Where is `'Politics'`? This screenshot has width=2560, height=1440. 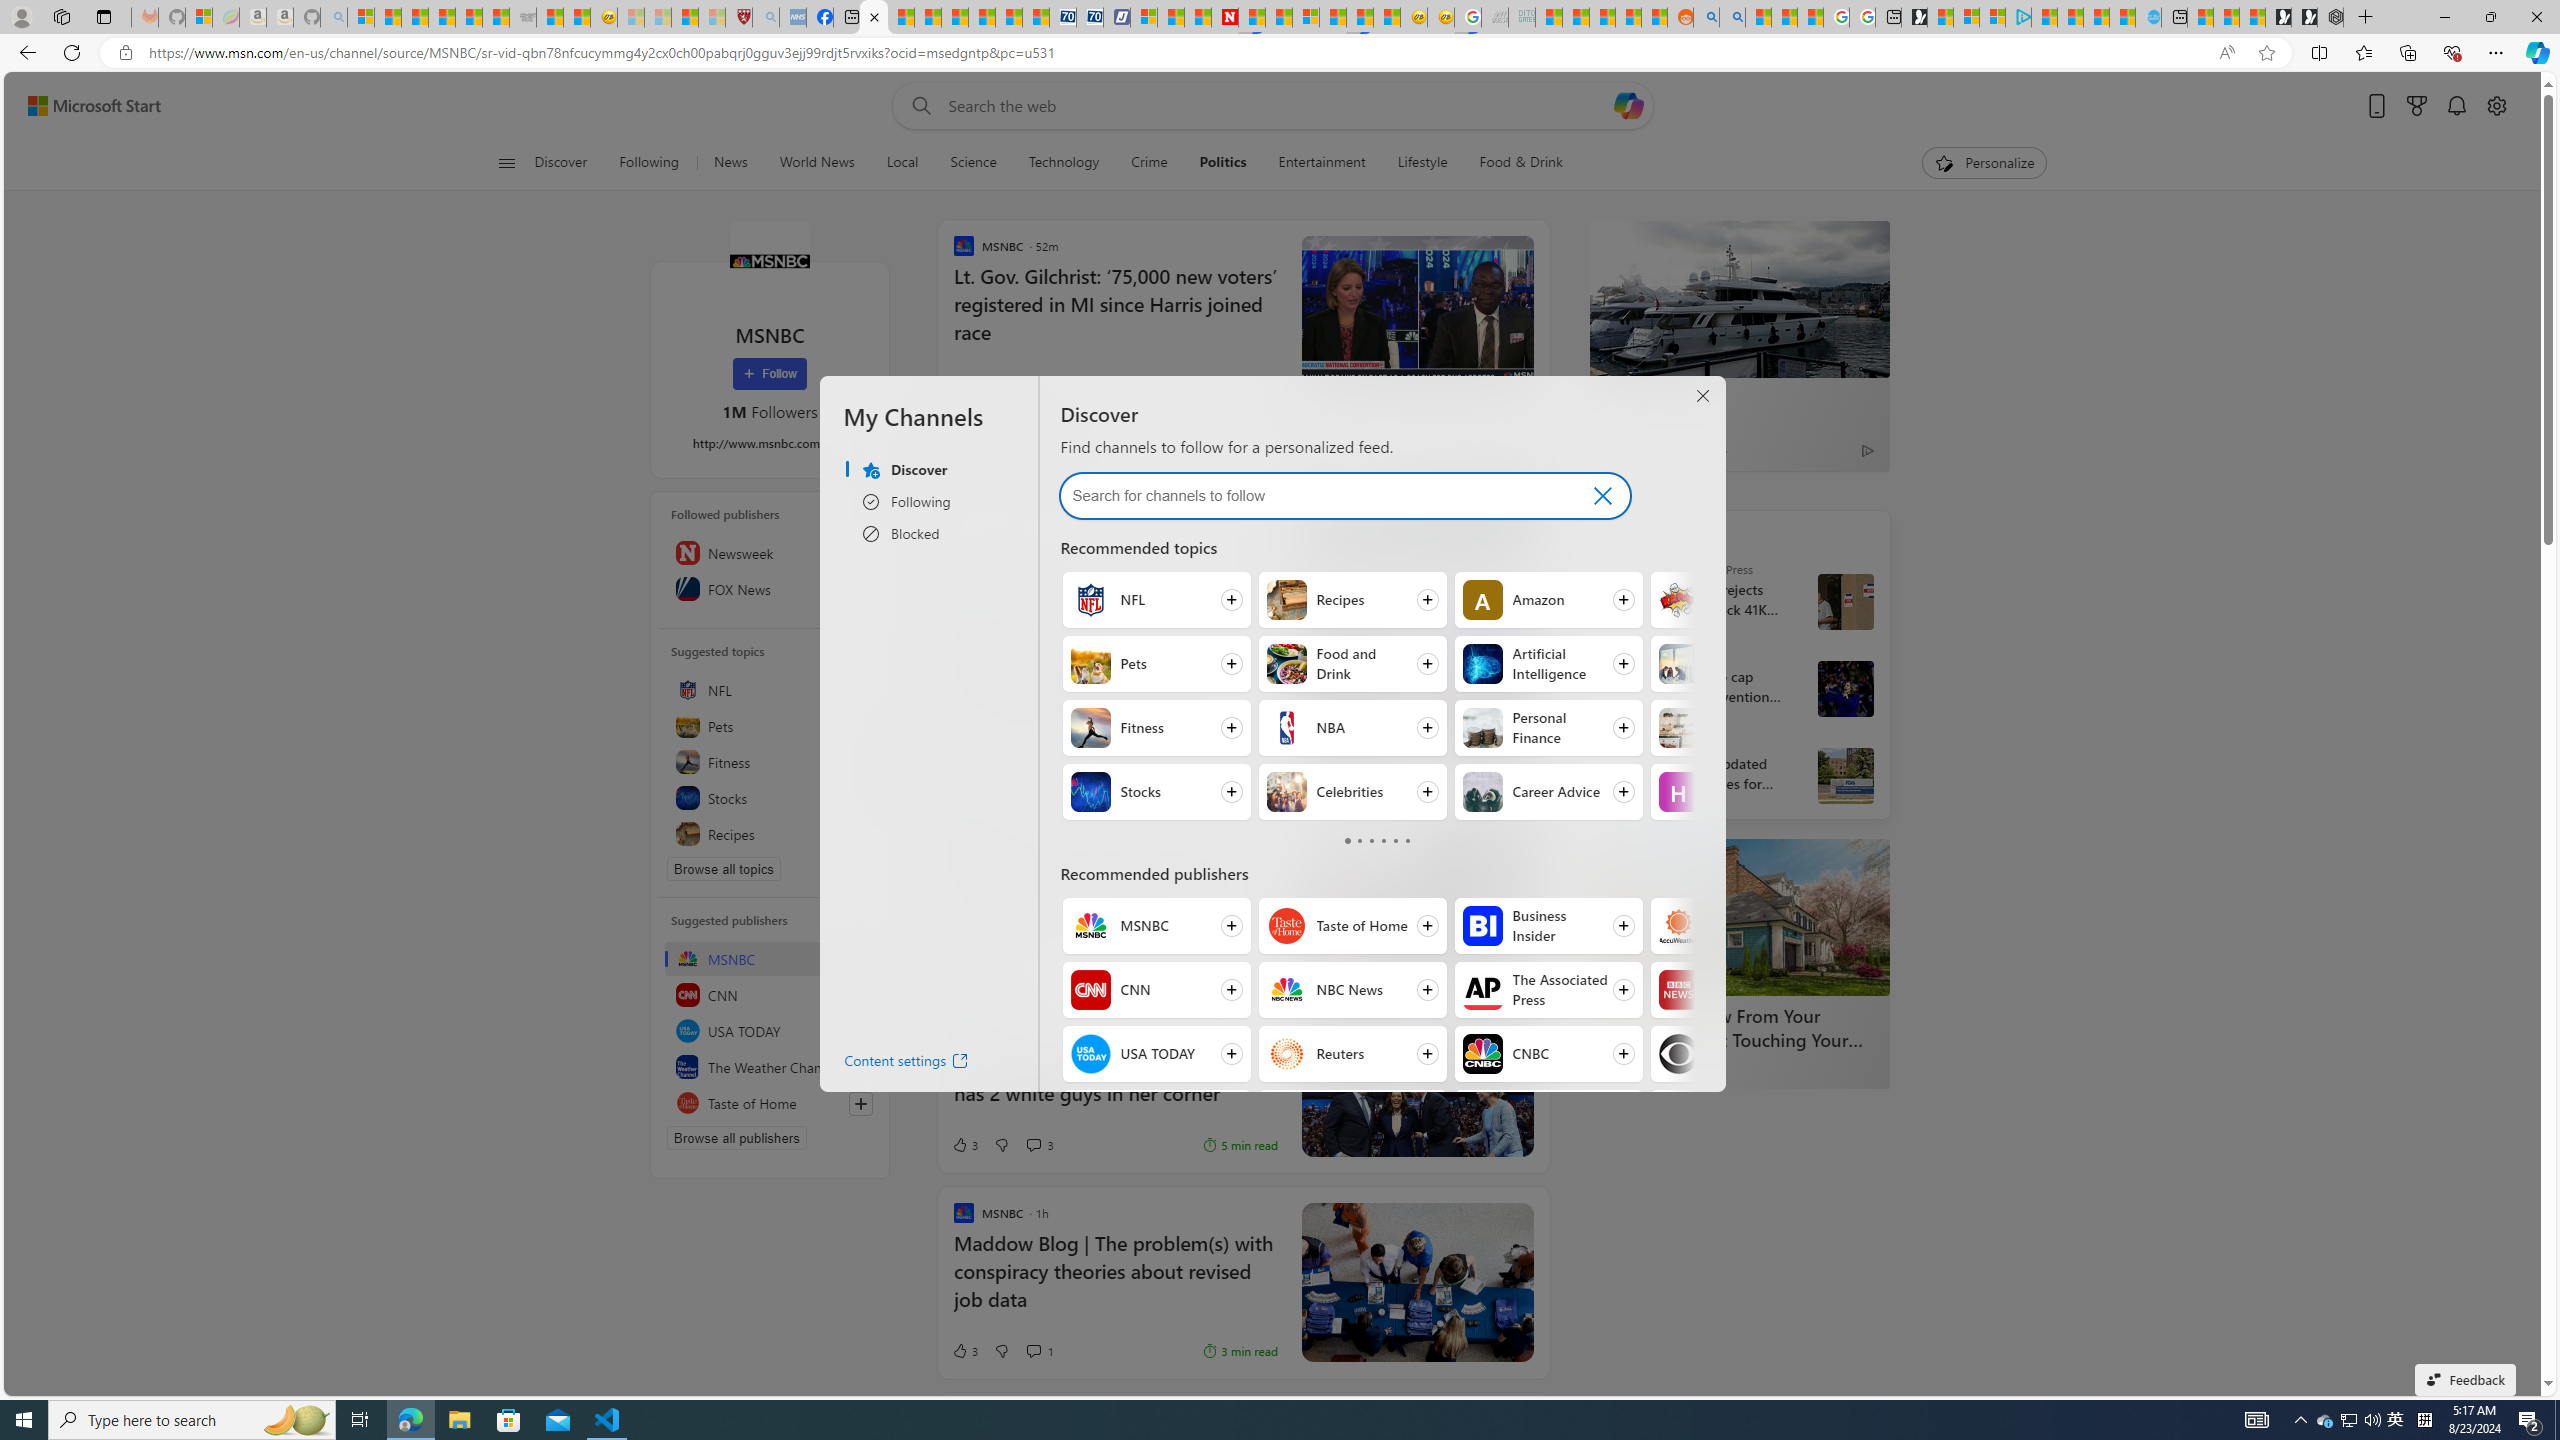
'Politics' is located at coordinates (1222, 162).